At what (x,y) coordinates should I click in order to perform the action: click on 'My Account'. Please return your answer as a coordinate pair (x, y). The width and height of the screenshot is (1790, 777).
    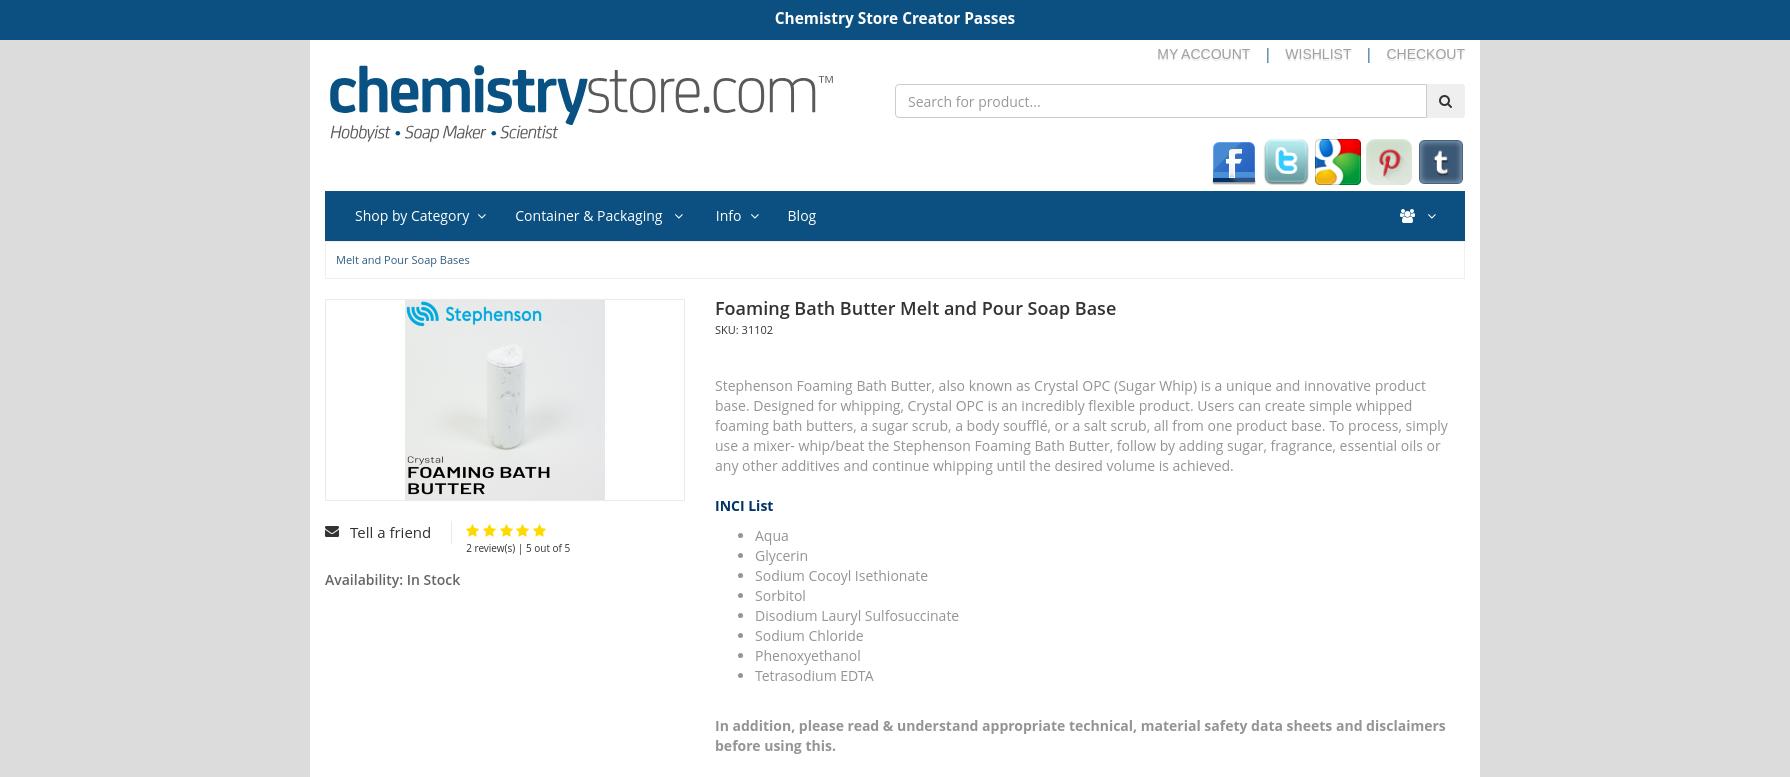
    Looking at the image, I should click on (1203, 54).